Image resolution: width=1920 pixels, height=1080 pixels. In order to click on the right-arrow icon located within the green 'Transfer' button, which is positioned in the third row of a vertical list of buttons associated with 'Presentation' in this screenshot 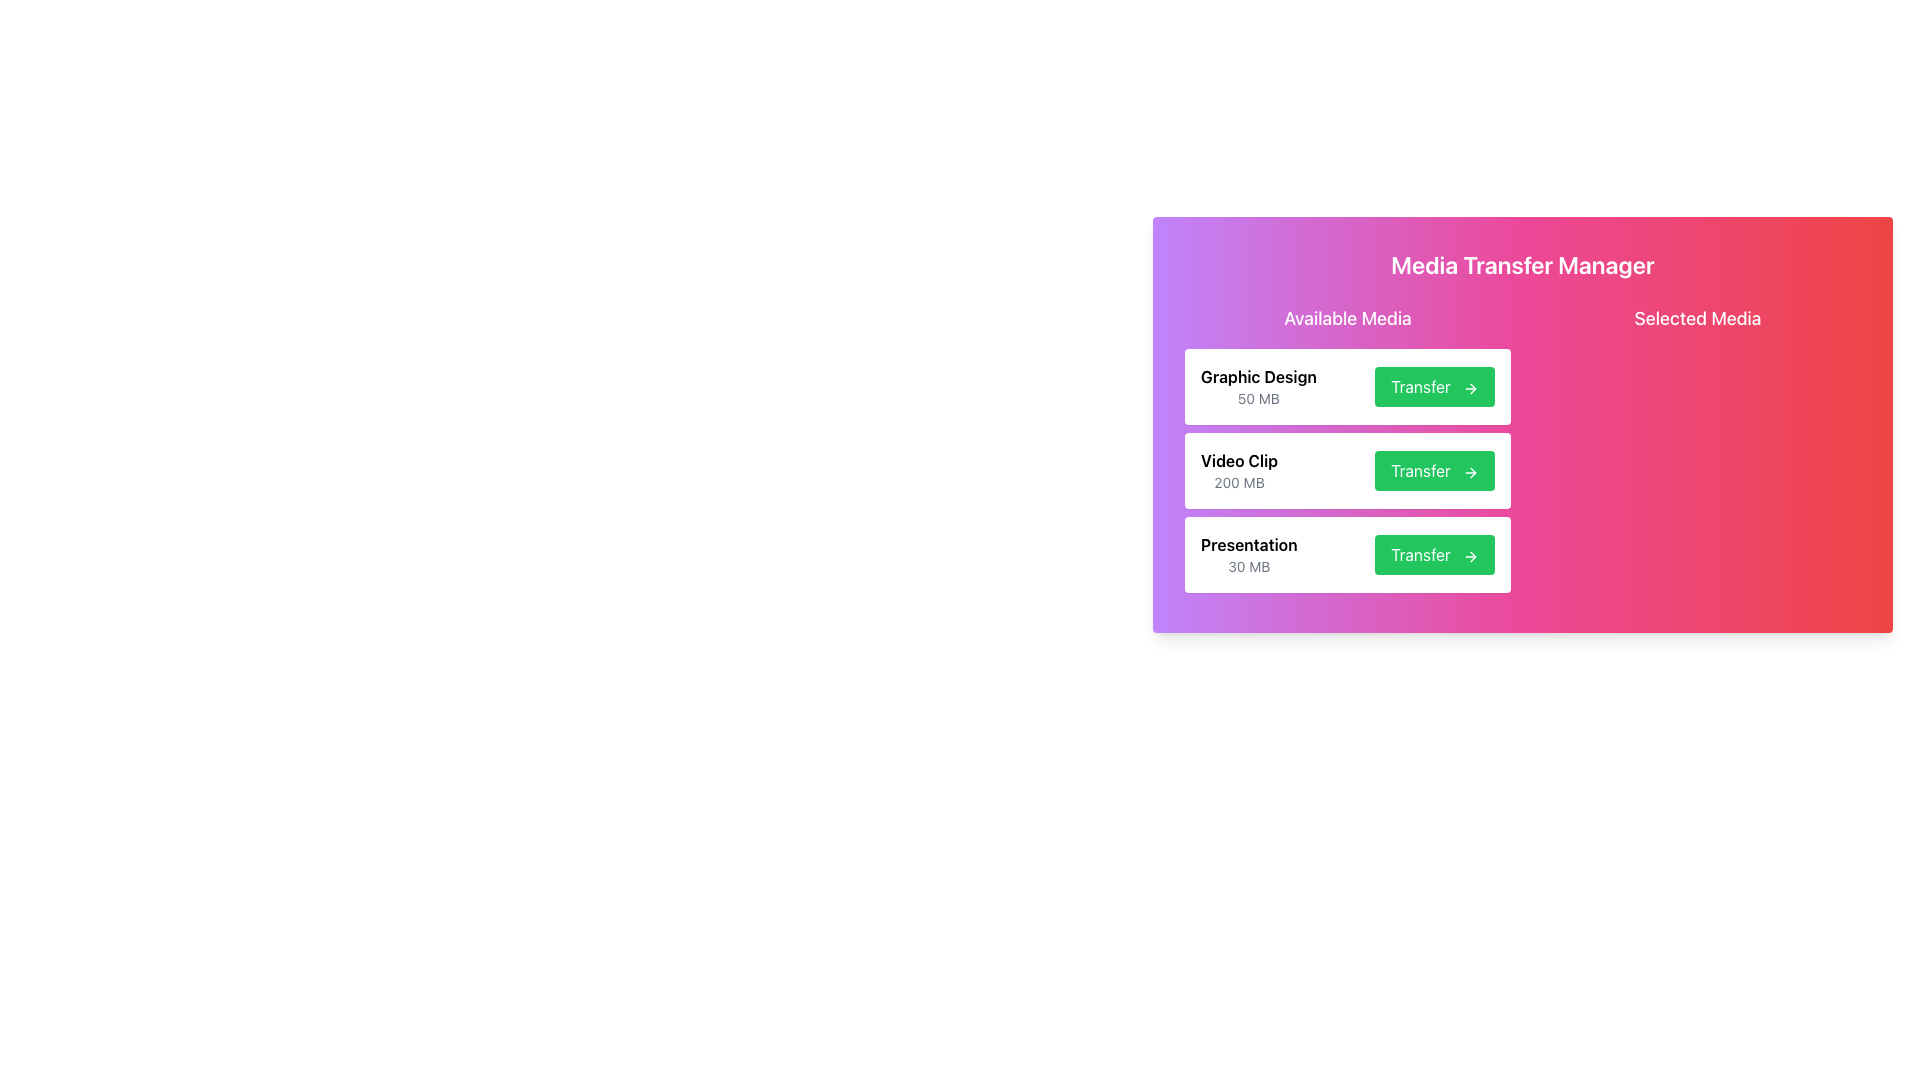, I will do `click(1470, 555)`.